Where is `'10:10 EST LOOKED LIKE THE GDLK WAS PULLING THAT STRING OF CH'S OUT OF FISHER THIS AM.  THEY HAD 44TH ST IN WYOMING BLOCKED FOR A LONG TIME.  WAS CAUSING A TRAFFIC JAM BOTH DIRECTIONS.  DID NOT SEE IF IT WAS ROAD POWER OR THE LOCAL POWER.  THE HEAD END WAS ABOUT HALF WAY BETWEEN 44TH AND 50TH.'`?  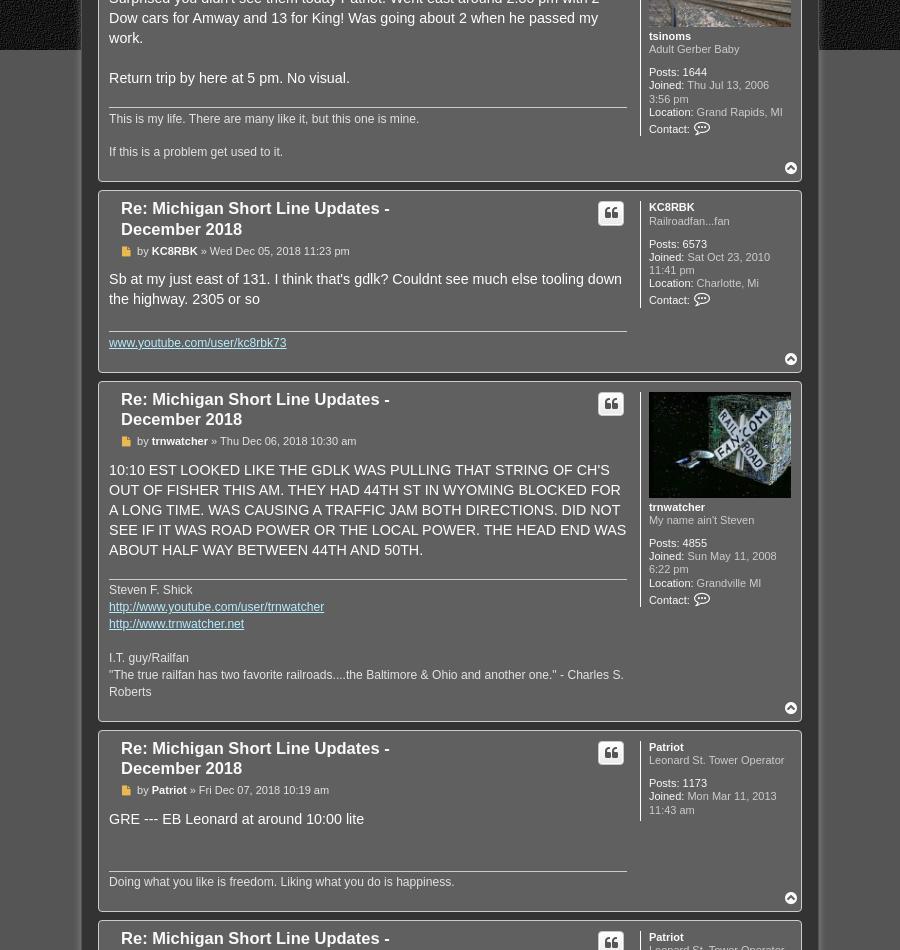 '10:10 EST LOOKED LIKE THE GDLK WAS PULLING THAT STRING OF CH'S OUT OF FISHER THIS AM.  THEY HAD 44TH ST IN WYOMING BLOCKED FOR A LONG TIME.  WAS CAUSING A TRAFFIC JAM BOTH DIRECTIONS.  DID NOT SEE IF IT WAS ROAD POWER OR THE LOCAL POWER.  THE HEAD END WAS ABOUT HALF WAY BETWEEN 44TH AND 50TH.' is located at coordinates (367, 509).